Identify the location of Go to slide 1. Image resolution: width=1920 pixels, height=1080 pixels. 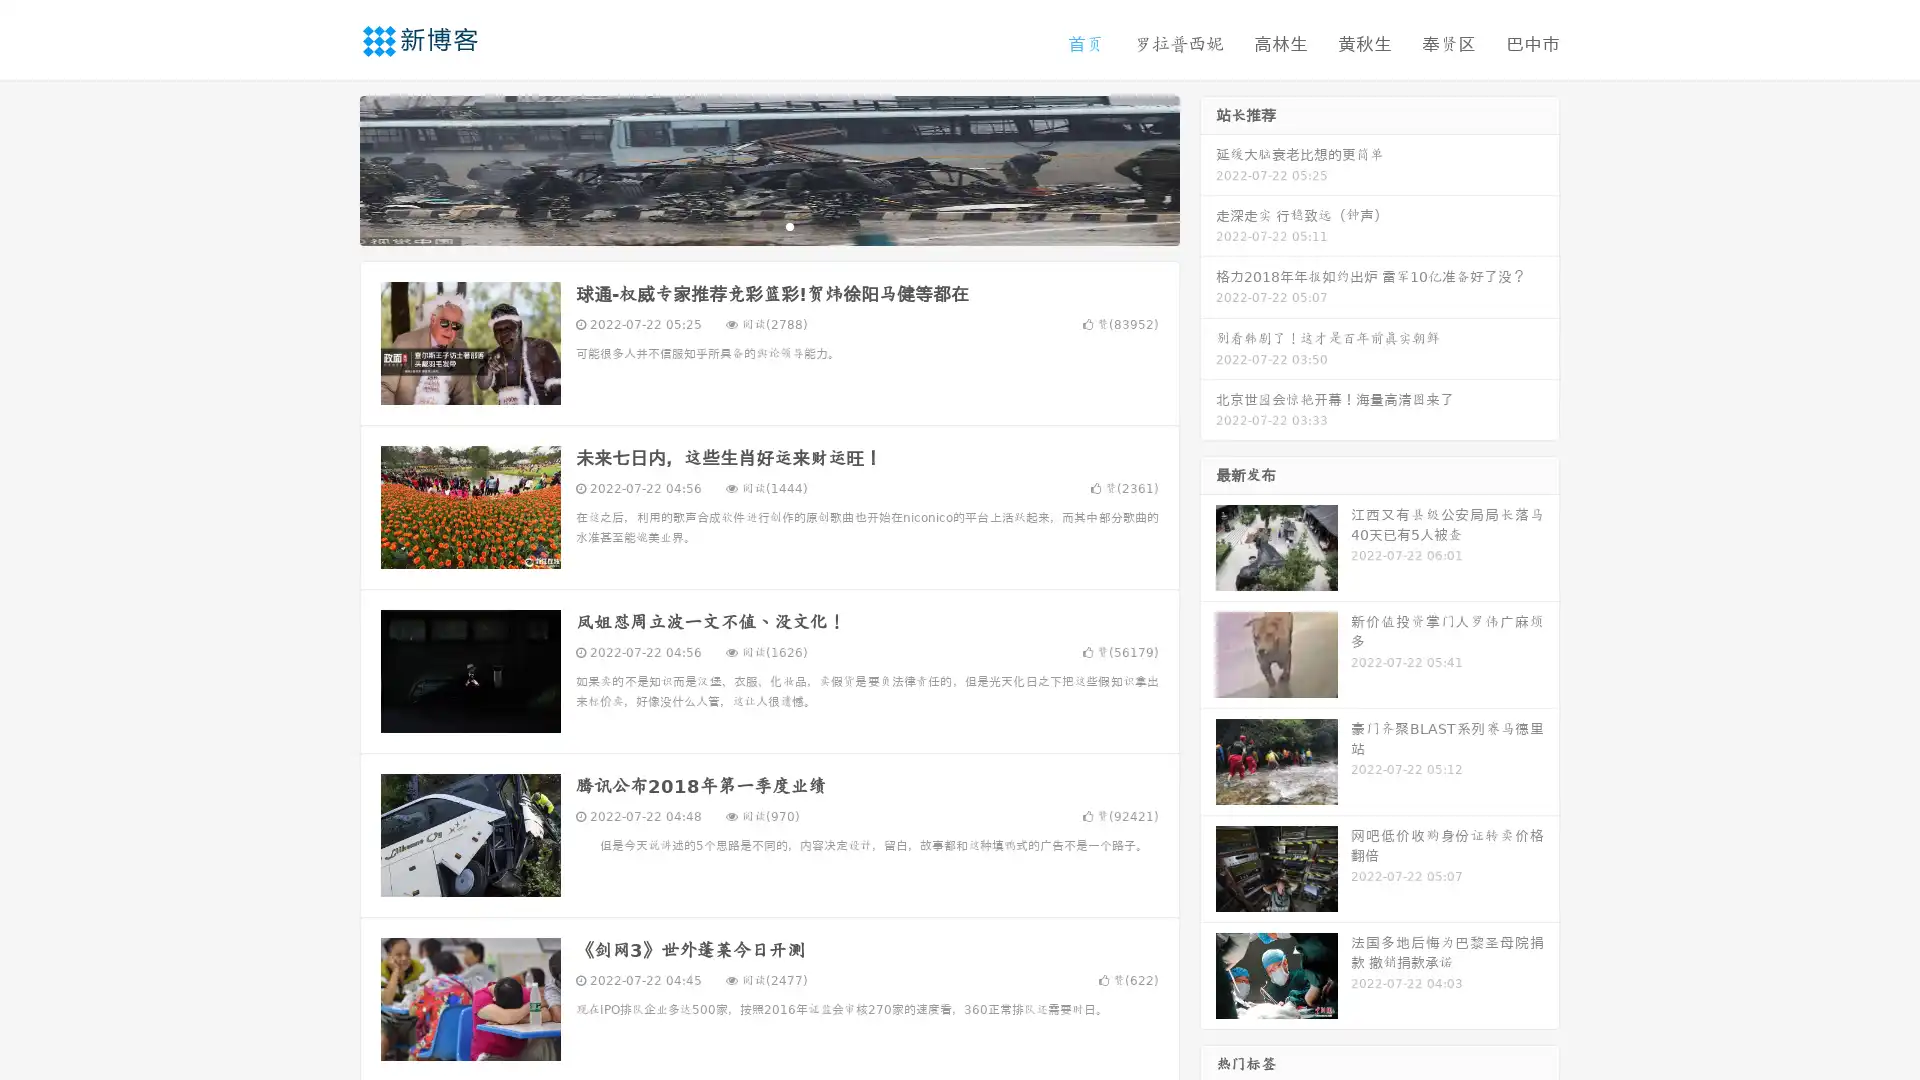
(748, 225).